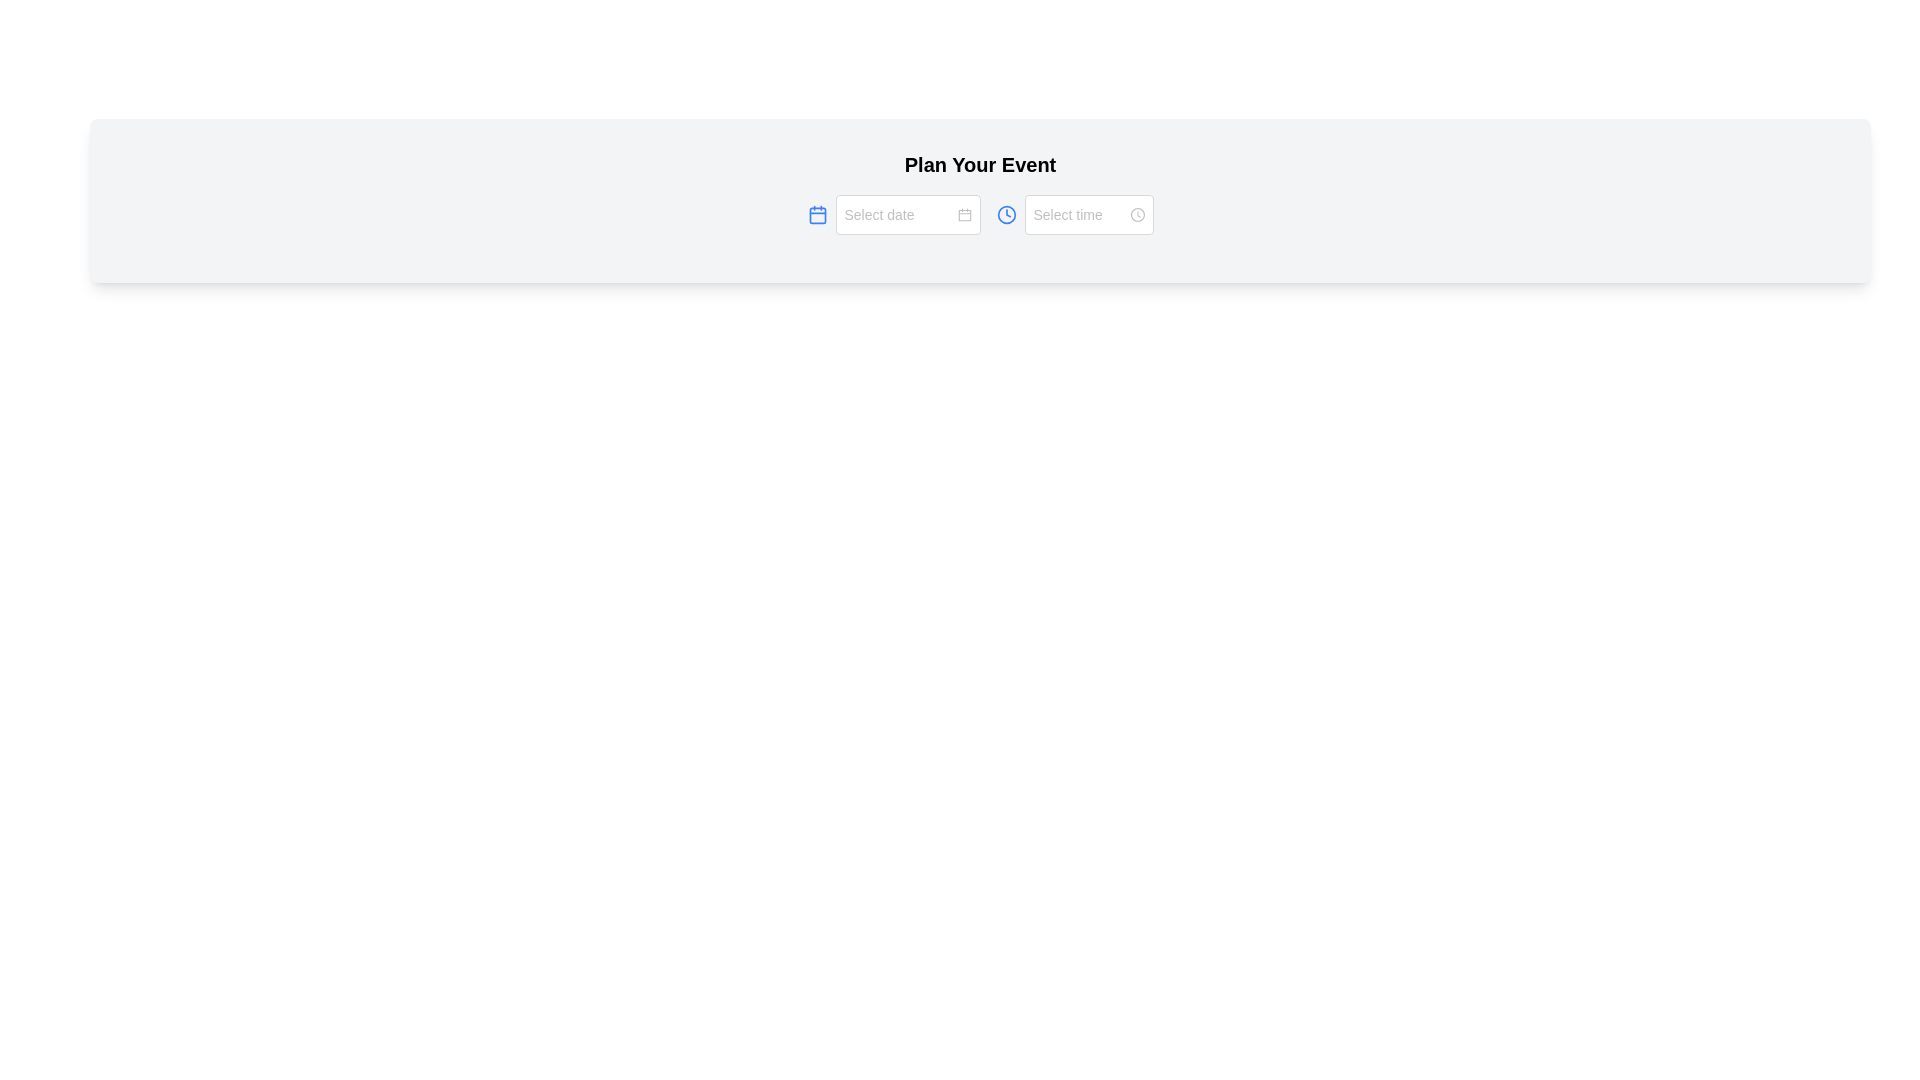 This screenshot has width=1920, height=1080. I want to click on the Clock Icon located to the right of the 'Select time' input area to interact with the time picker, so click(1137, 215).